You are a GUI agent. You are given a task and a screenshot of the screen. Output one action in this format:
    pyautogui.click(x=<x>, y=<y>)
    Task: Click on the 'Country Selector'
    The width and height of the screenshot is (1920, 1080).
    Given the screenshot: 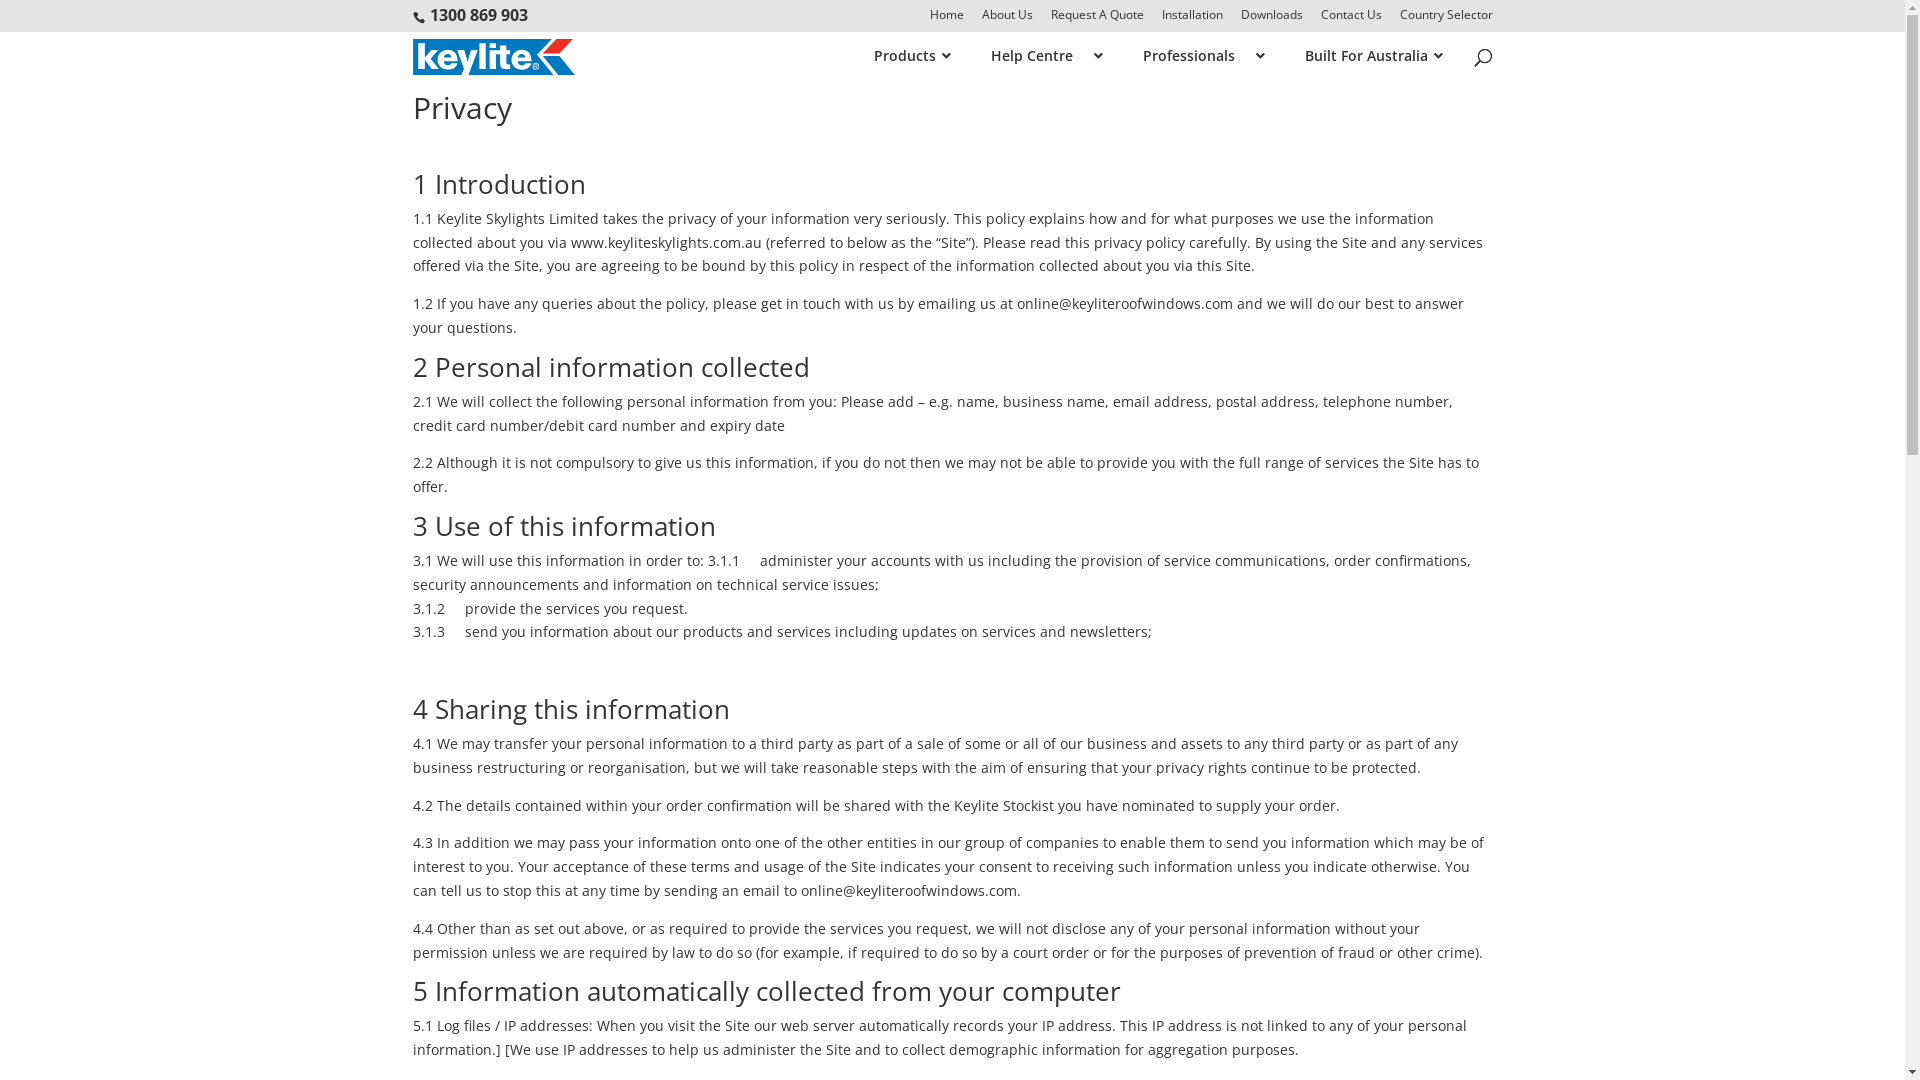 What is the action you would take?
    pyautogui.click(x=1446, y=19)
    